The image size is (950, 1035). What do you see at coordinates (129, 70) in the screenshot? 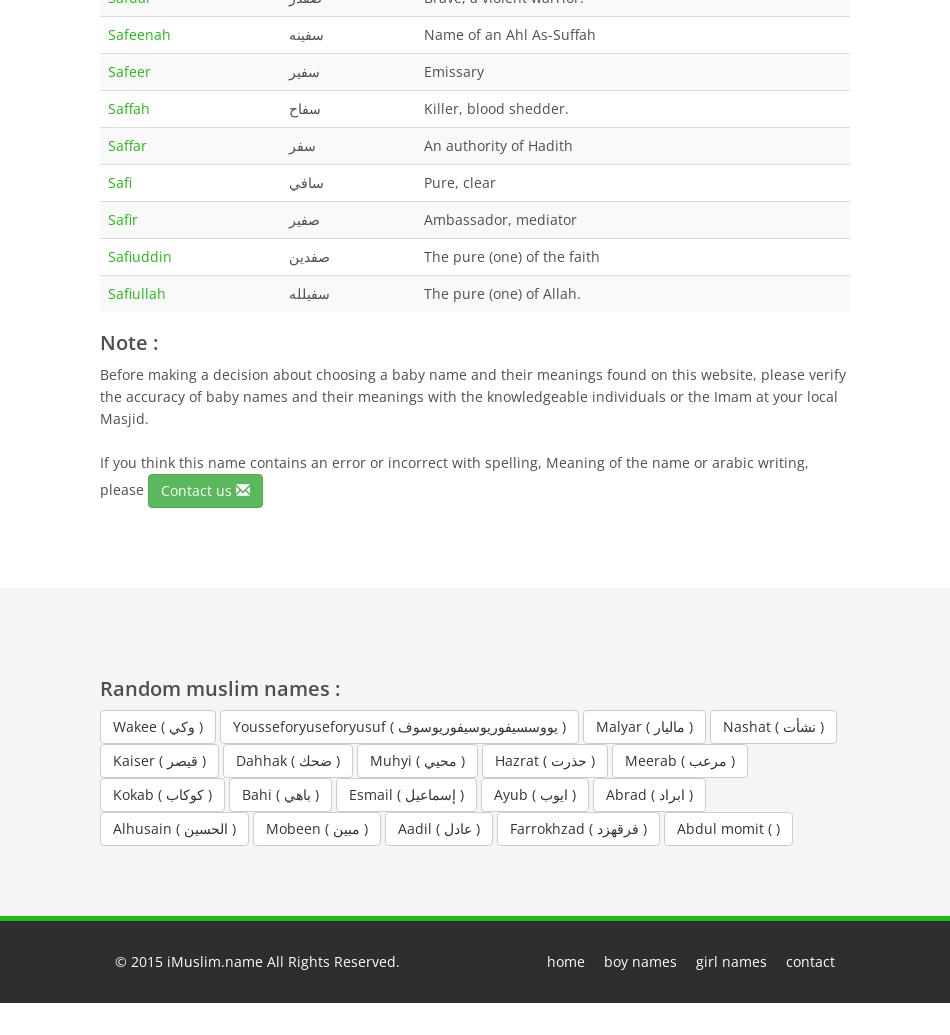
I see `'Safeer'` at bounding box center [129, 70].